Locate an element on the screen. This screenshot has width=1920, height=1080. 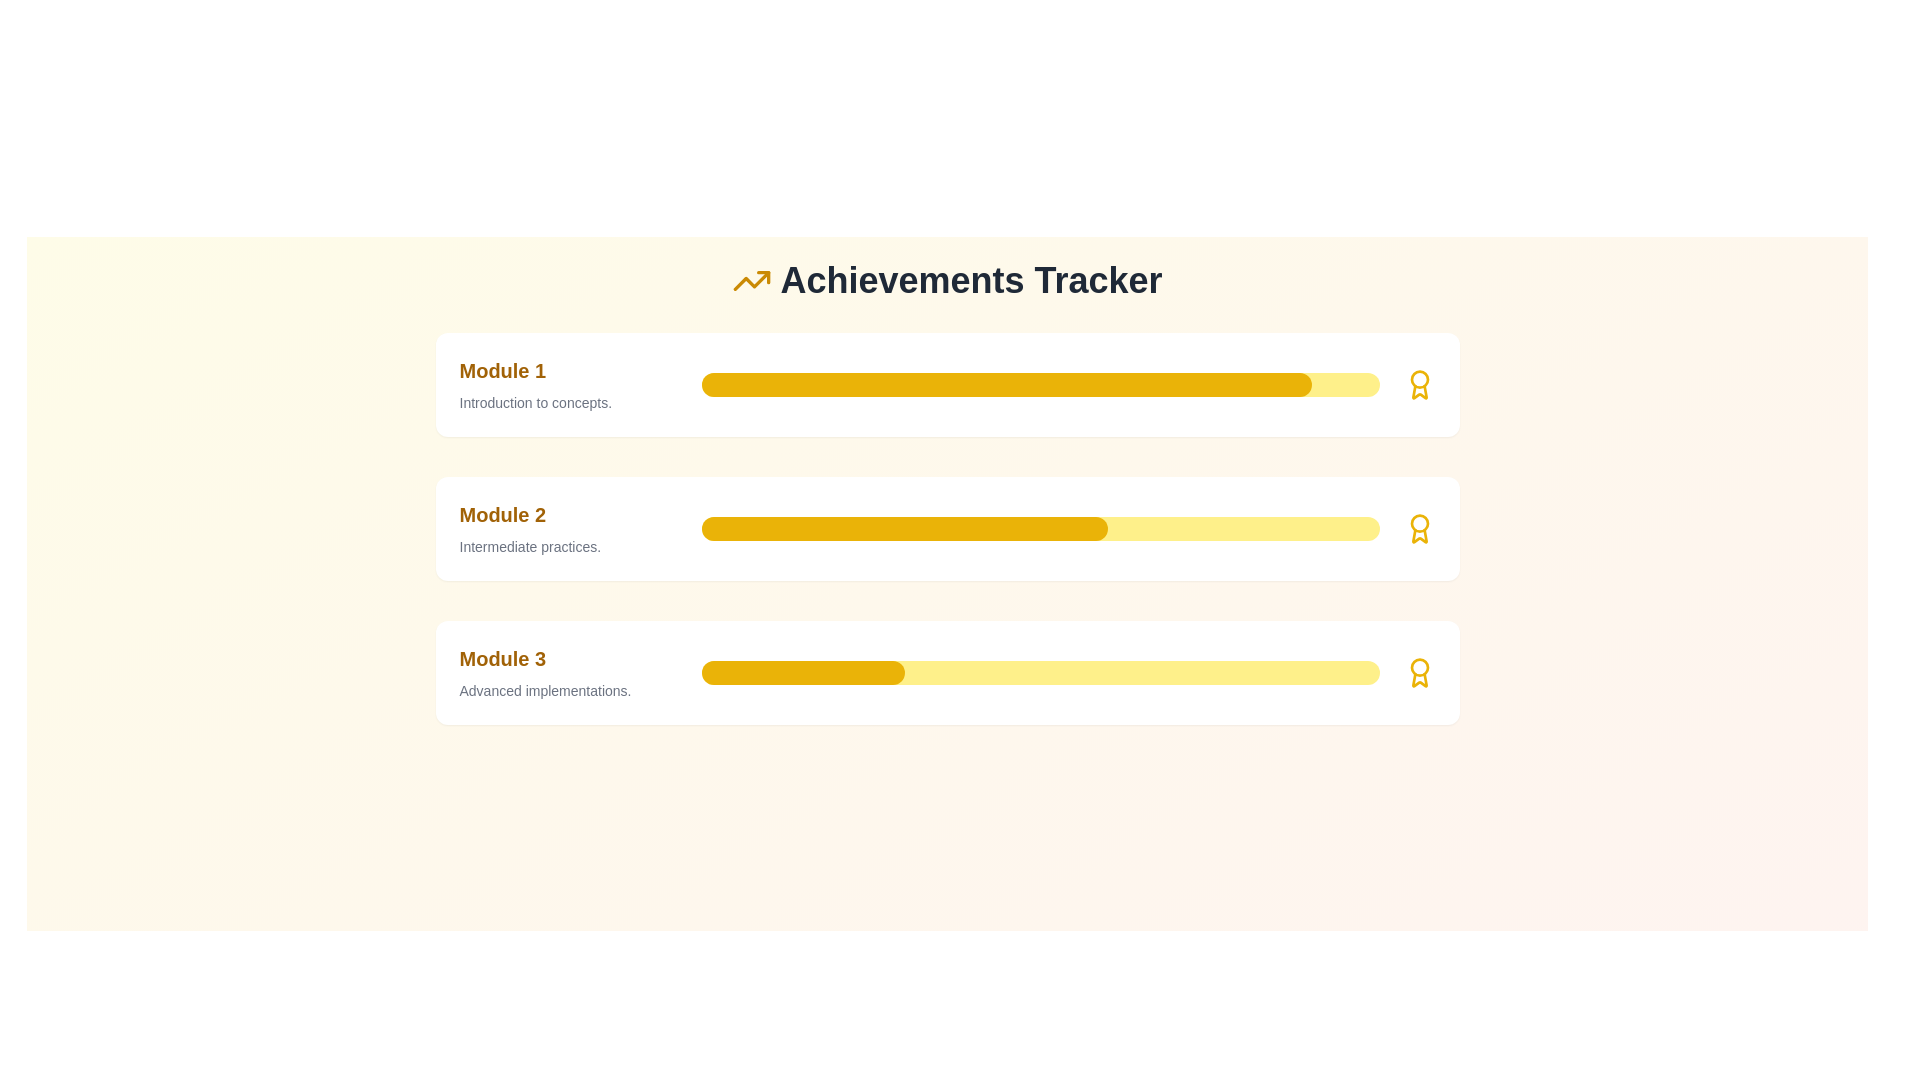
upward trending graphical icon in the SVG group located to the left of the 'Achievements Tracker' label for development purposes is located at coordinates (762, 277).